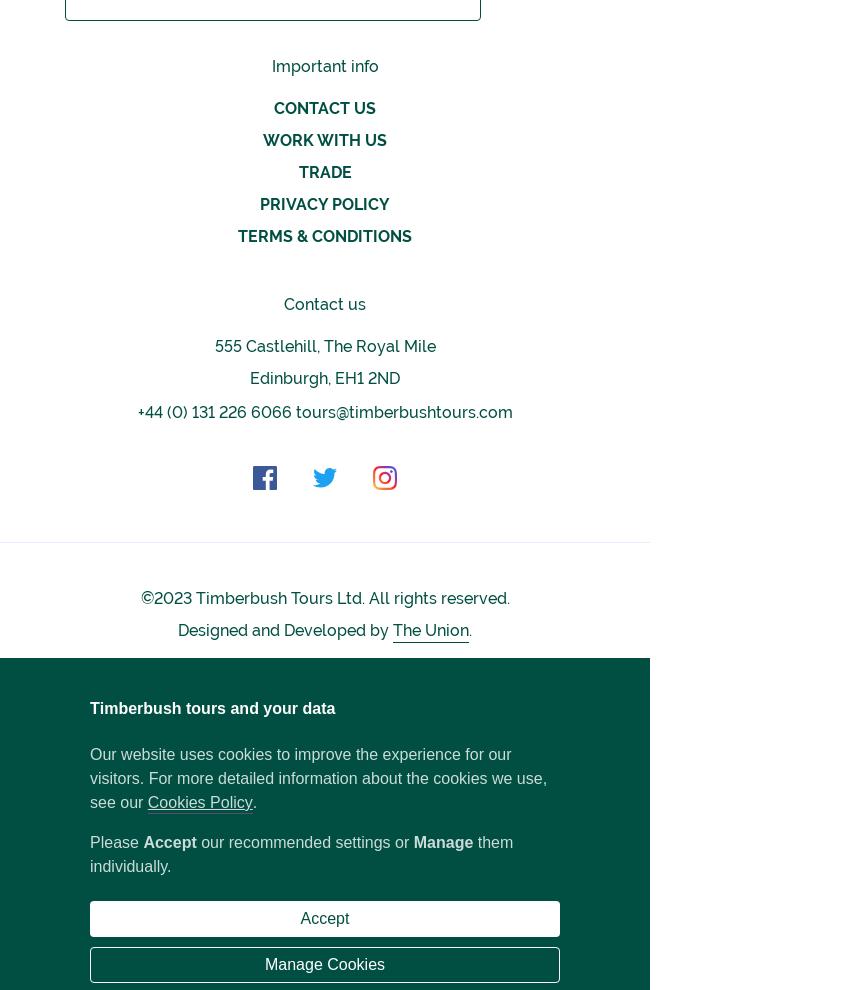  Describe the element at coordinates (431, 628) in the screenshot. I see `'The Union'` at that location.